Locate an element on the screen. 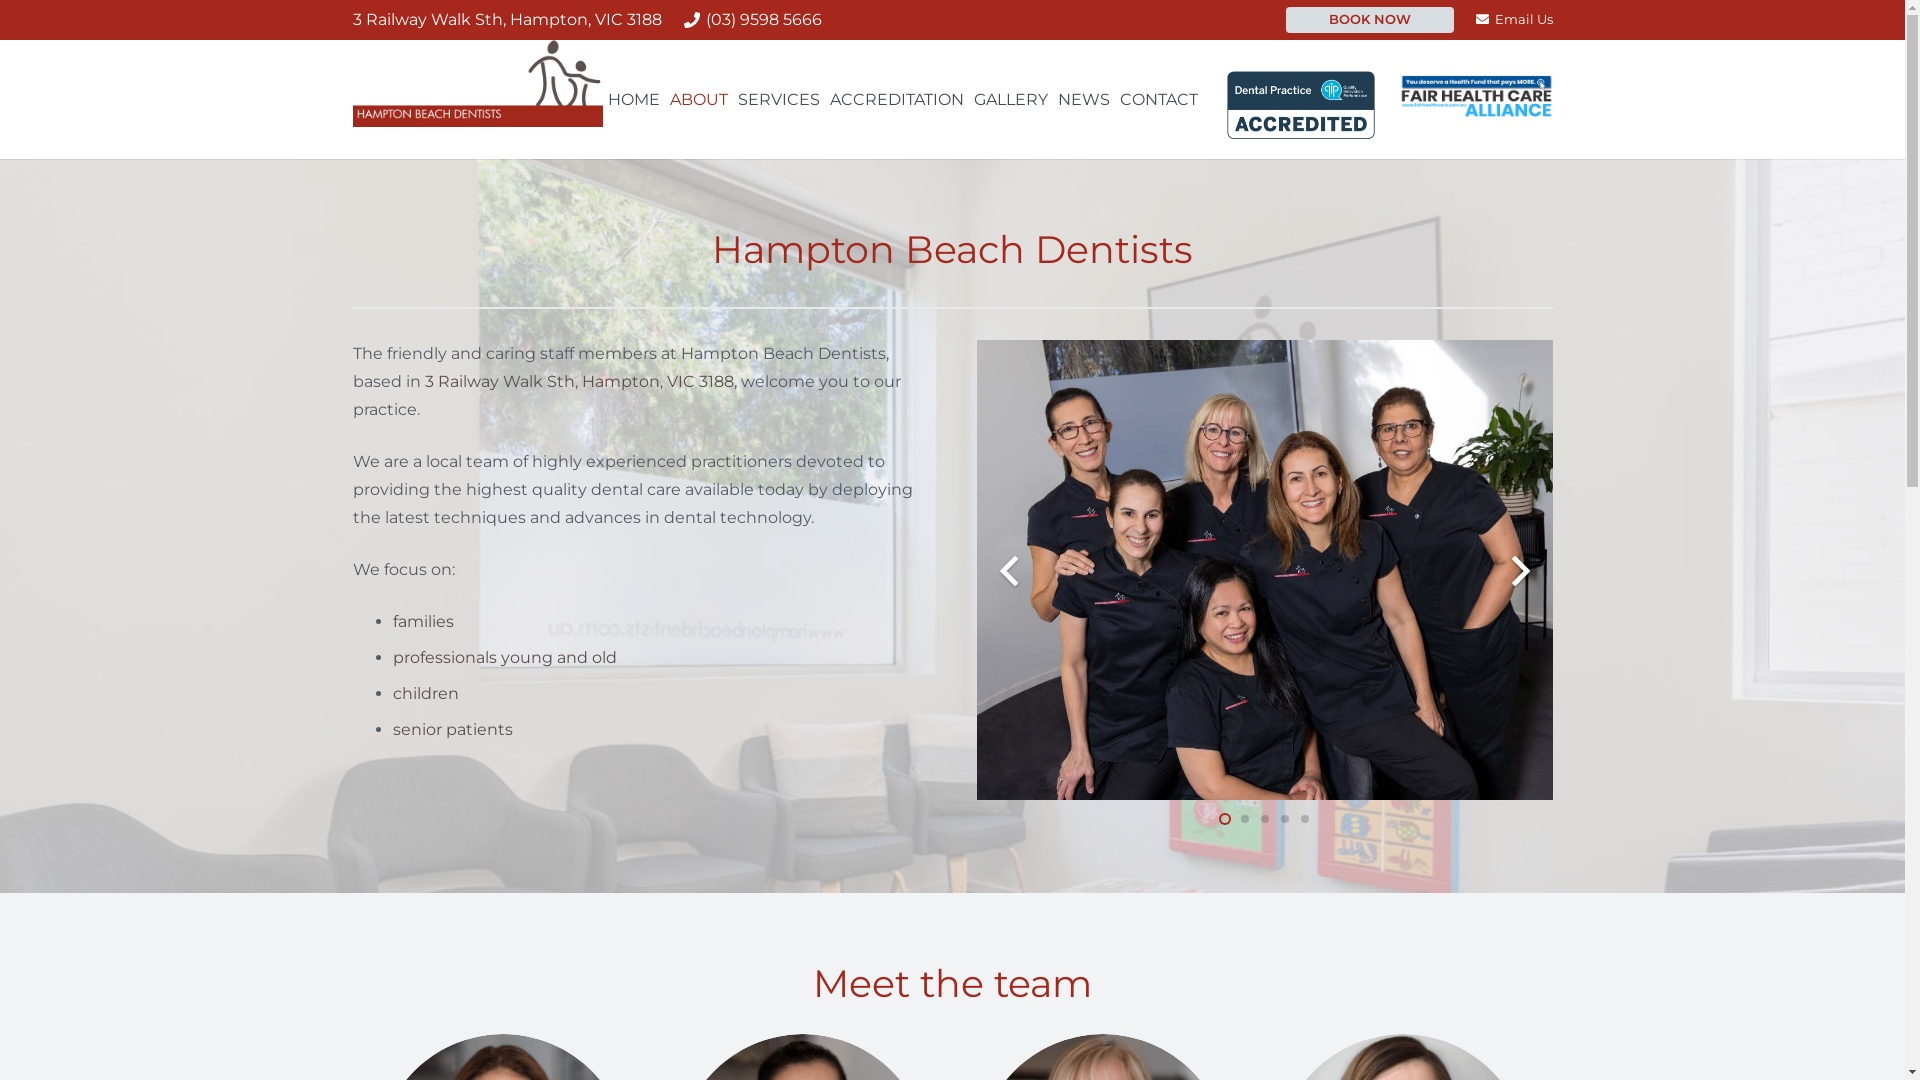 This screenshot has width=1920, height=1080. 'NEWS' is located at coordinates (1083, 99).